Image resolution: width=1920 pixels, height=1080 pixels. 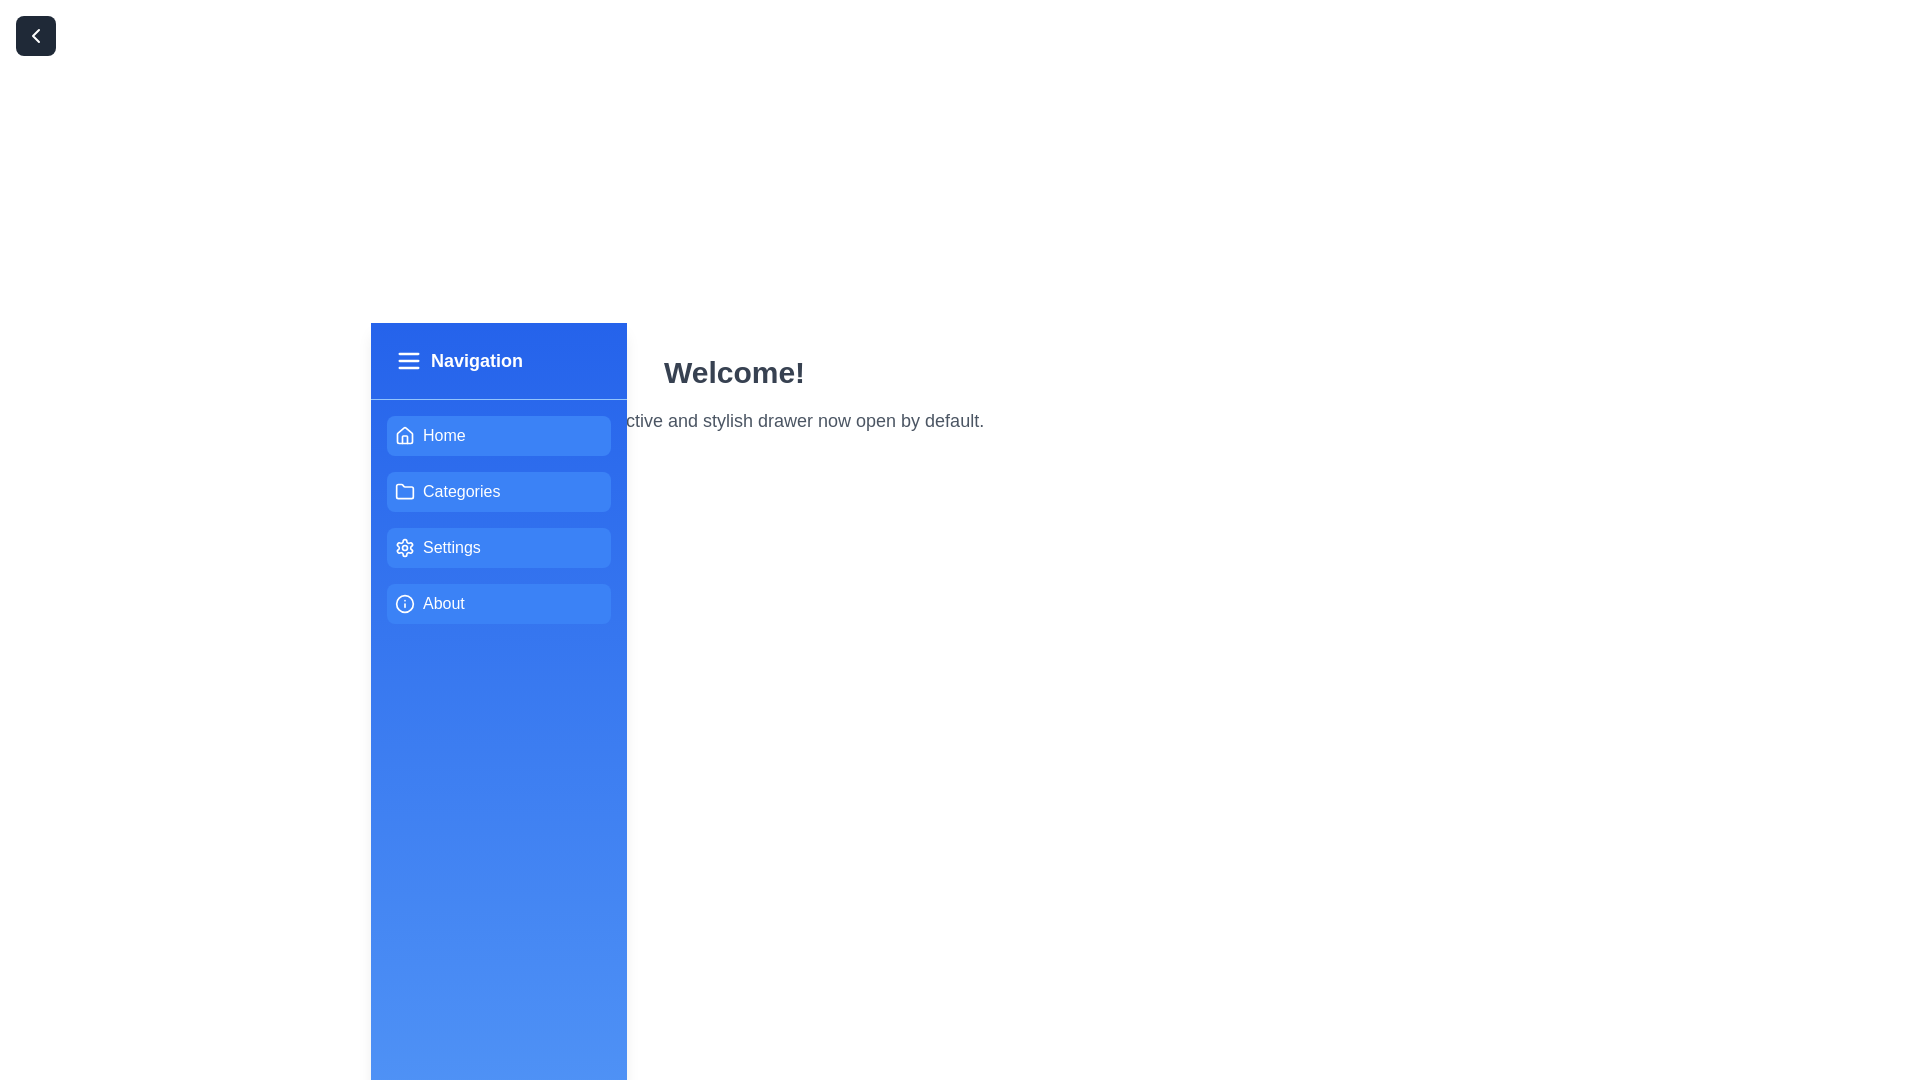 What do you see at coordinates (35, 35) in the screenshot?
I see `the small, square button with rounded corners featuring a leftward-pointing chevron icon` at bounding box center [35, 35].